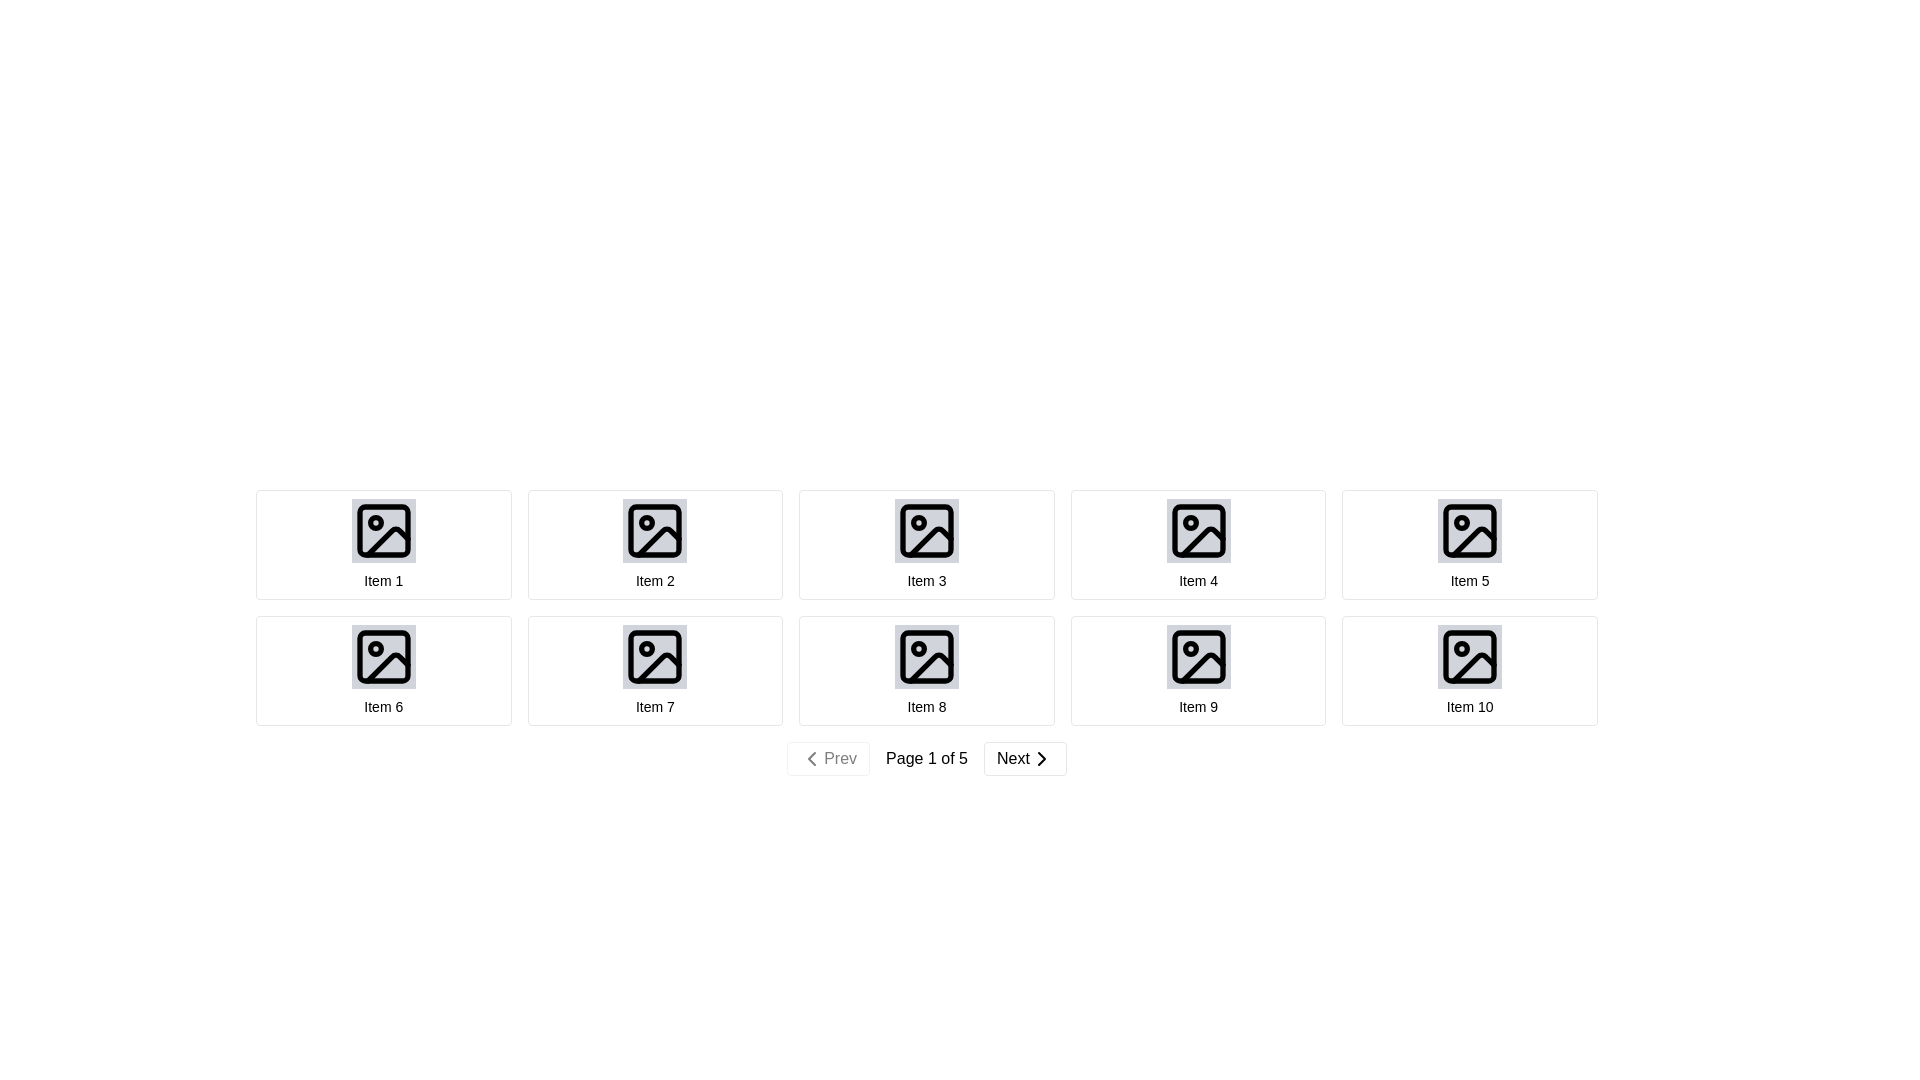 Image resolution: width=1920 pixels, height=1080 pixels. What do you see at coordinates (925, 705) in the screenshot?
I see `the 'Item 8' text label located beneath the image icon in the second row, third column of the grid layout` at bounding box center [925, 705].